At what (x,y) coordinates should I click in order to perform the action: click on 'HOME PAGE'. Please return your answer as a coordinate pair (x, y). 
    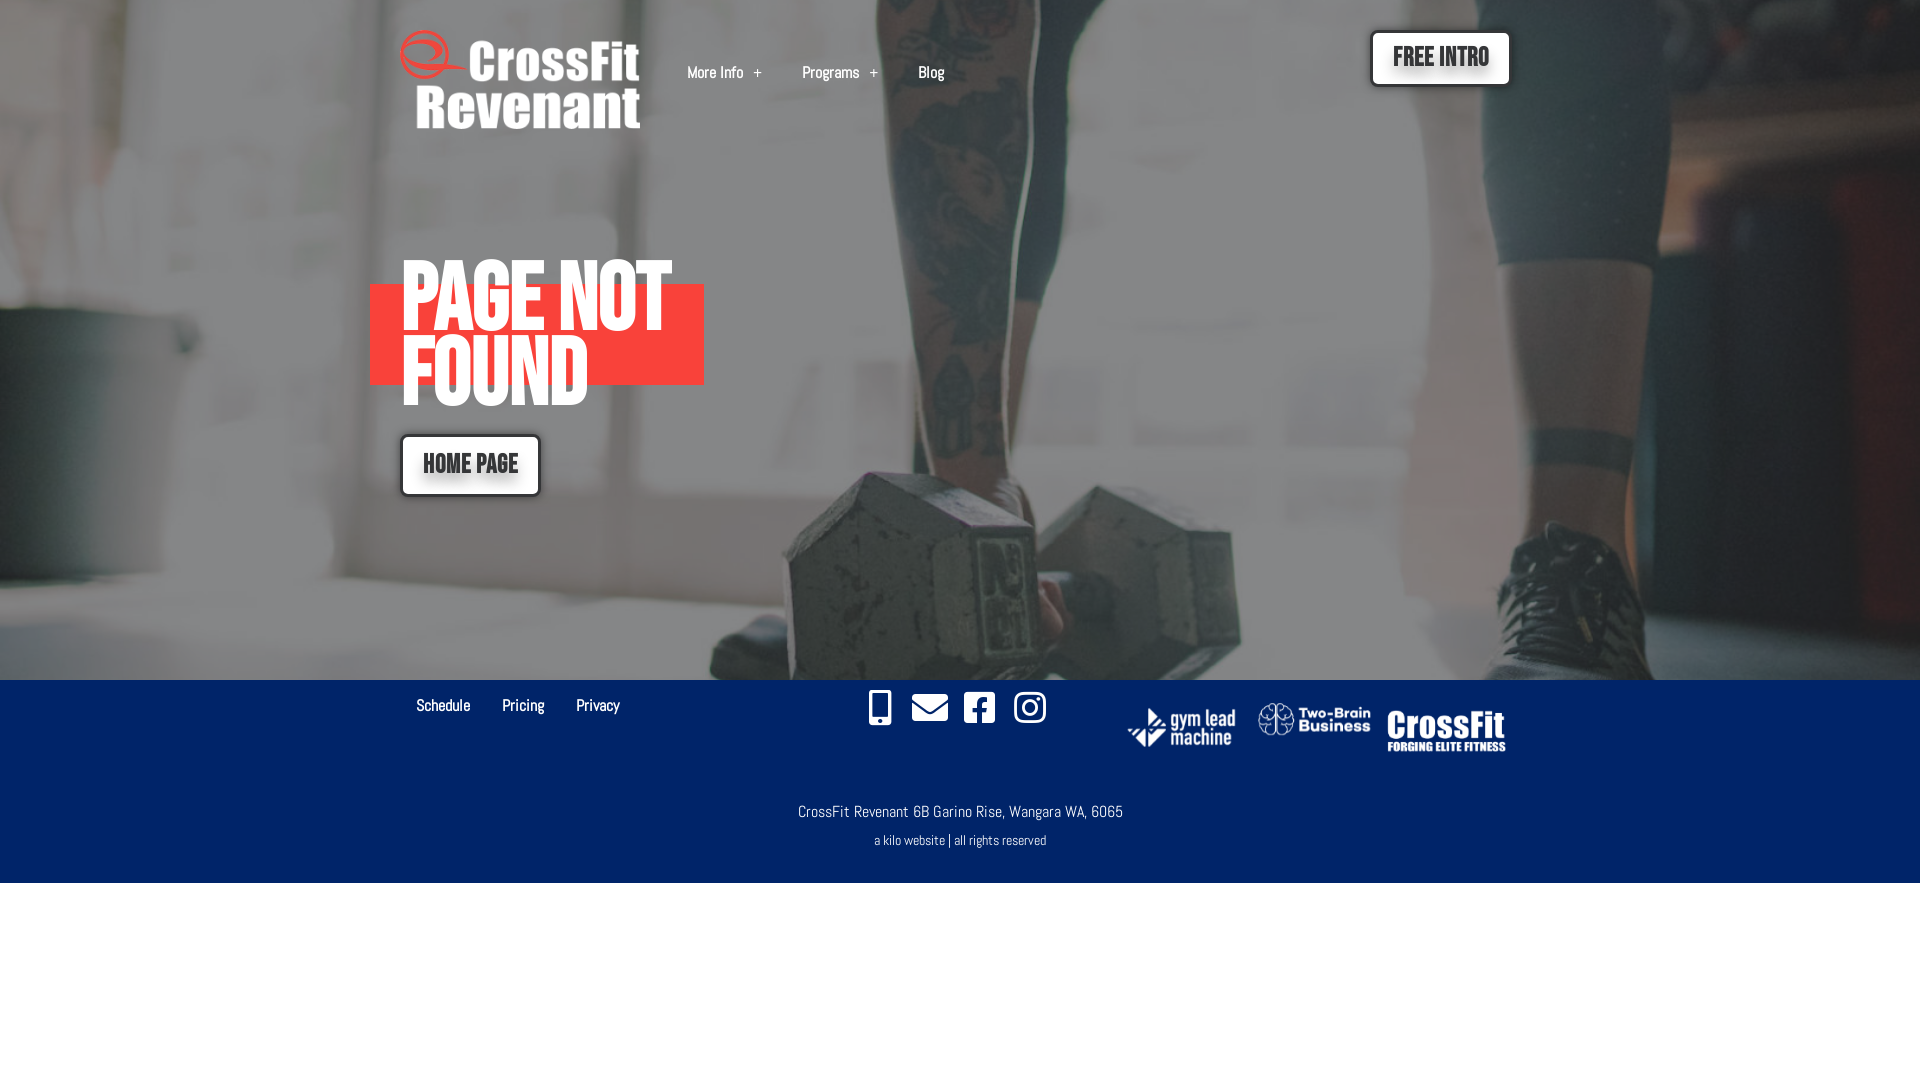
    Looking at the image, I should click on (469, 465).